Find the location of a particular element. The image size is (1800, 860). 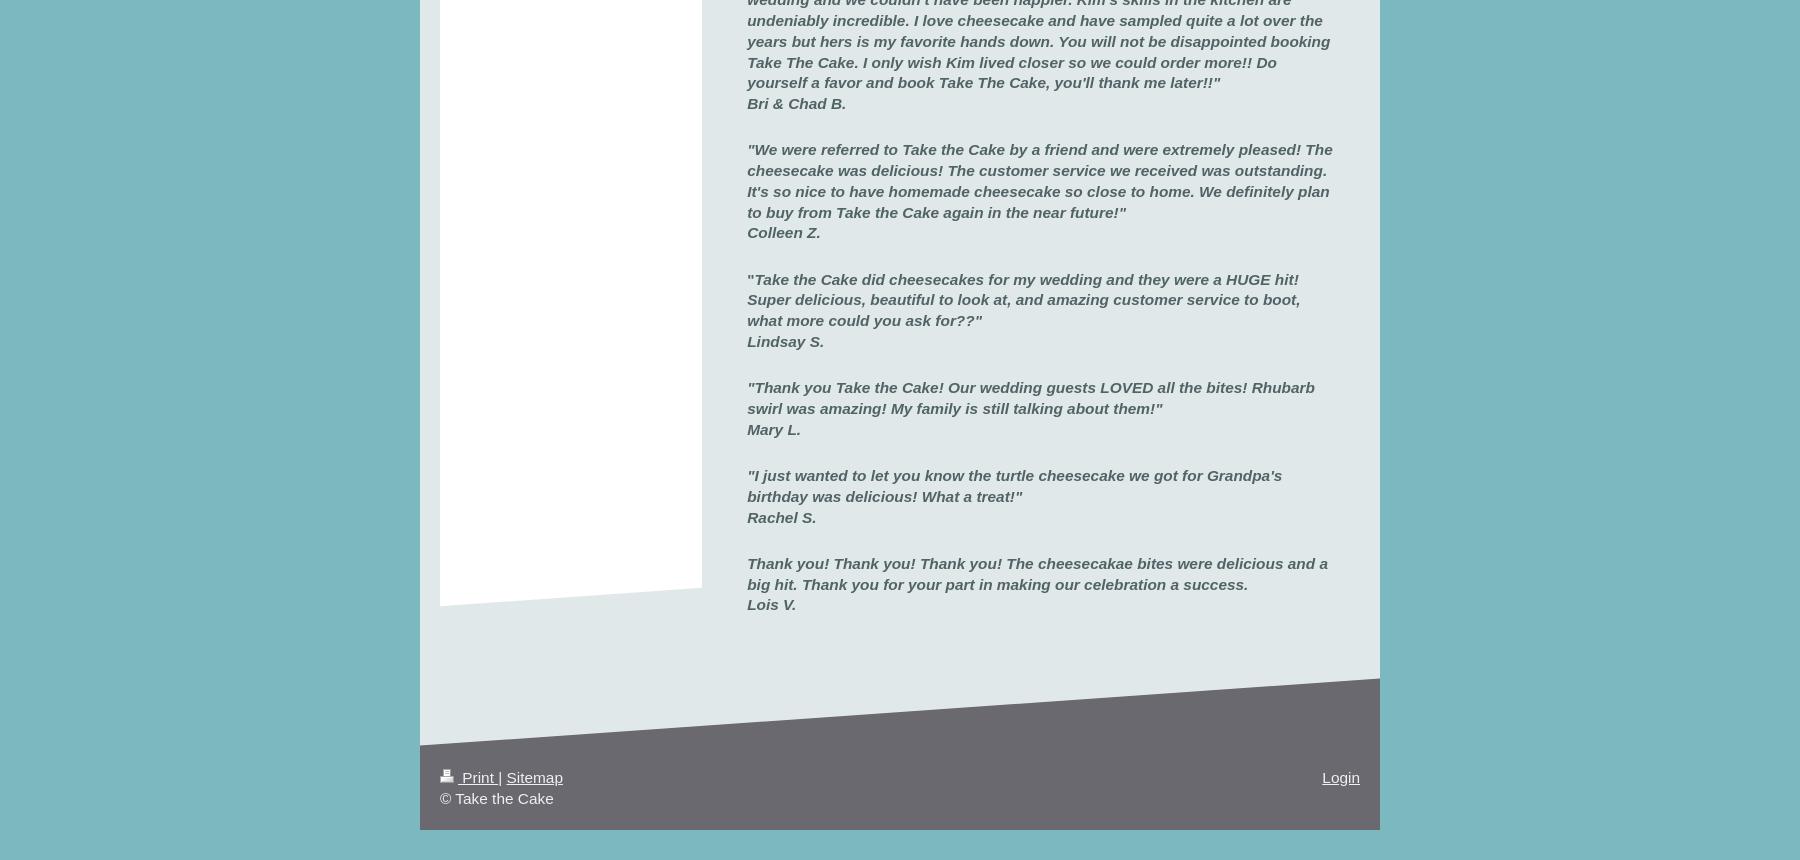

'Print' is located at coordinates (477, 776).